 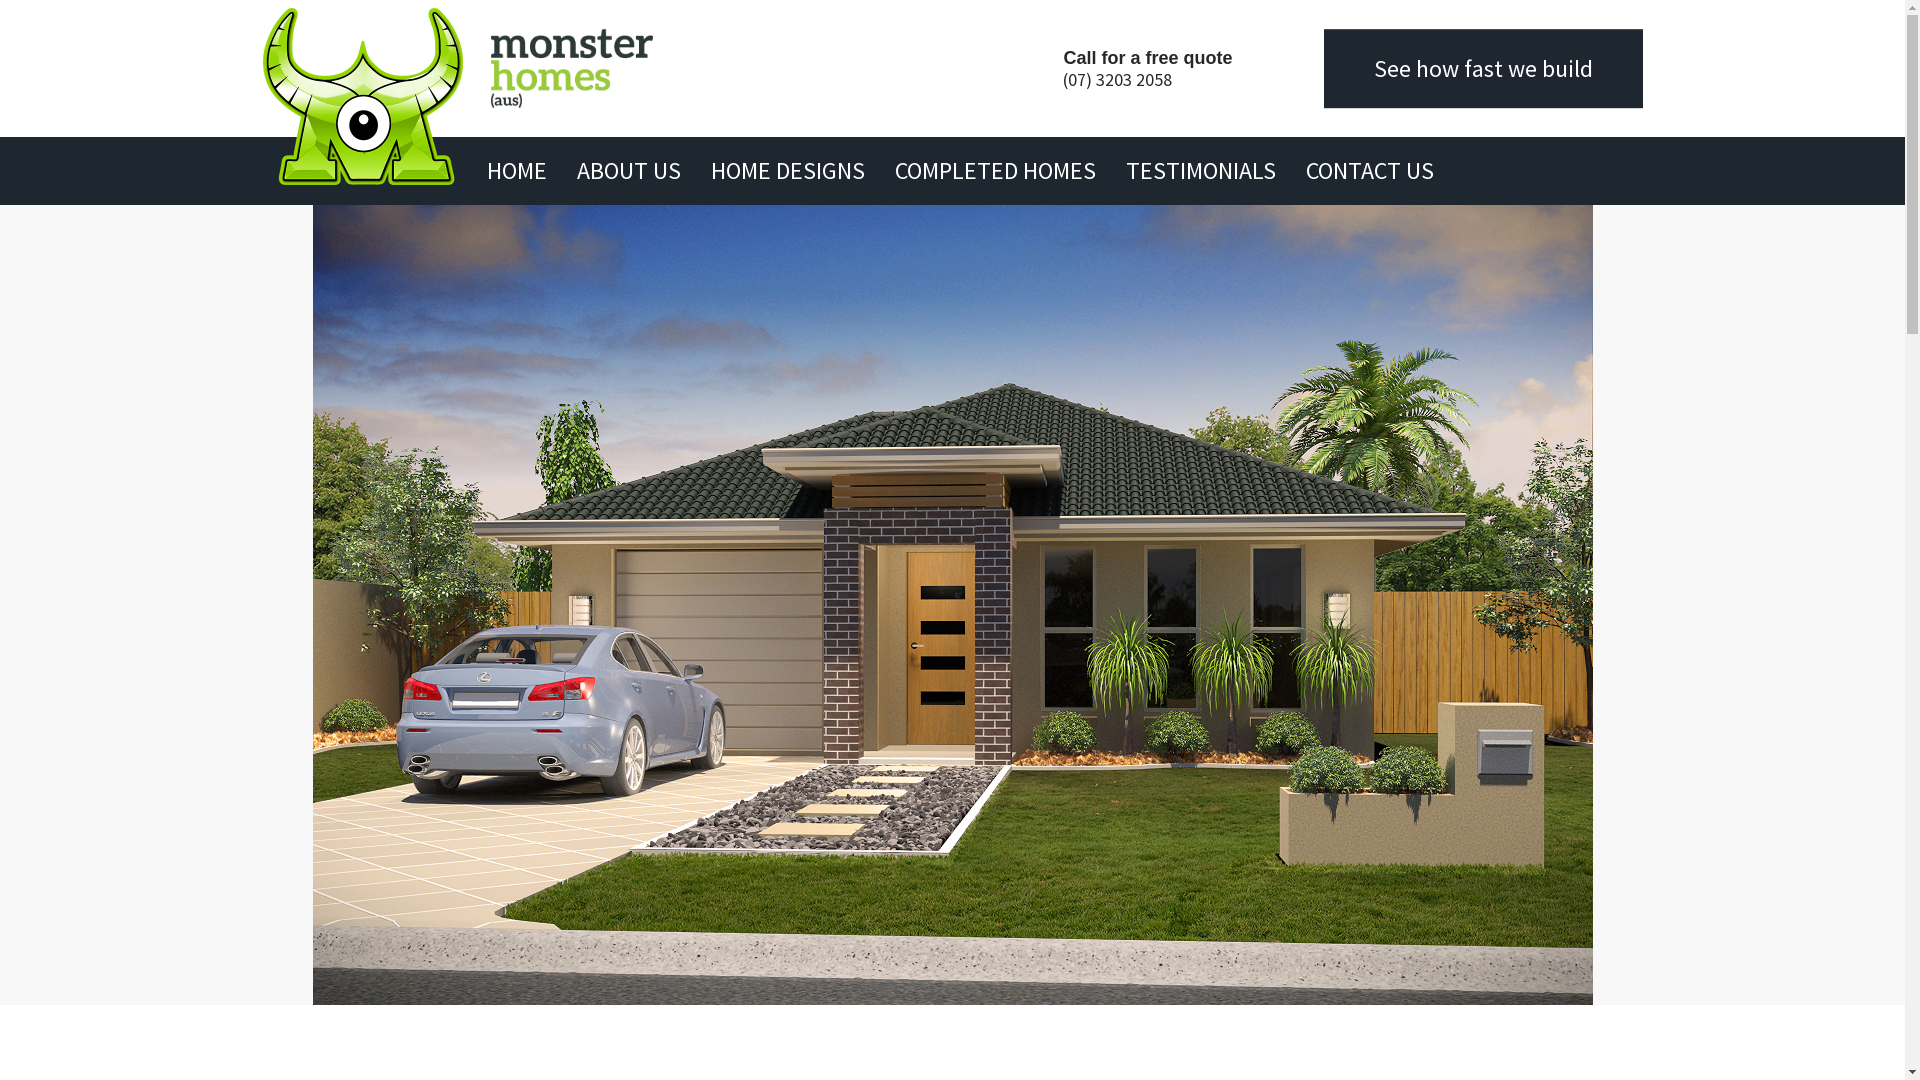 I want to click on 'CONTACT US', so click(x=1368, y=169).